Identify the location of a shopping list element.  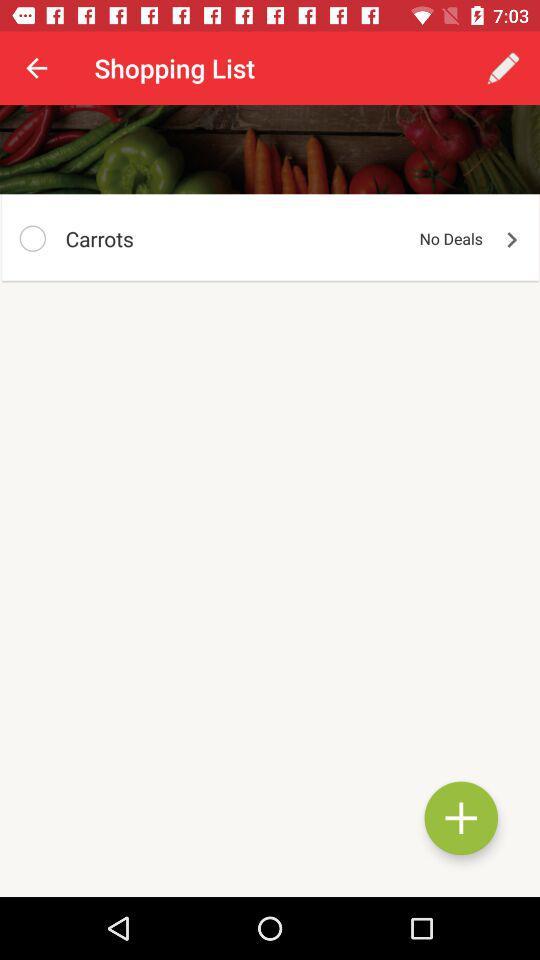
(461, 818).